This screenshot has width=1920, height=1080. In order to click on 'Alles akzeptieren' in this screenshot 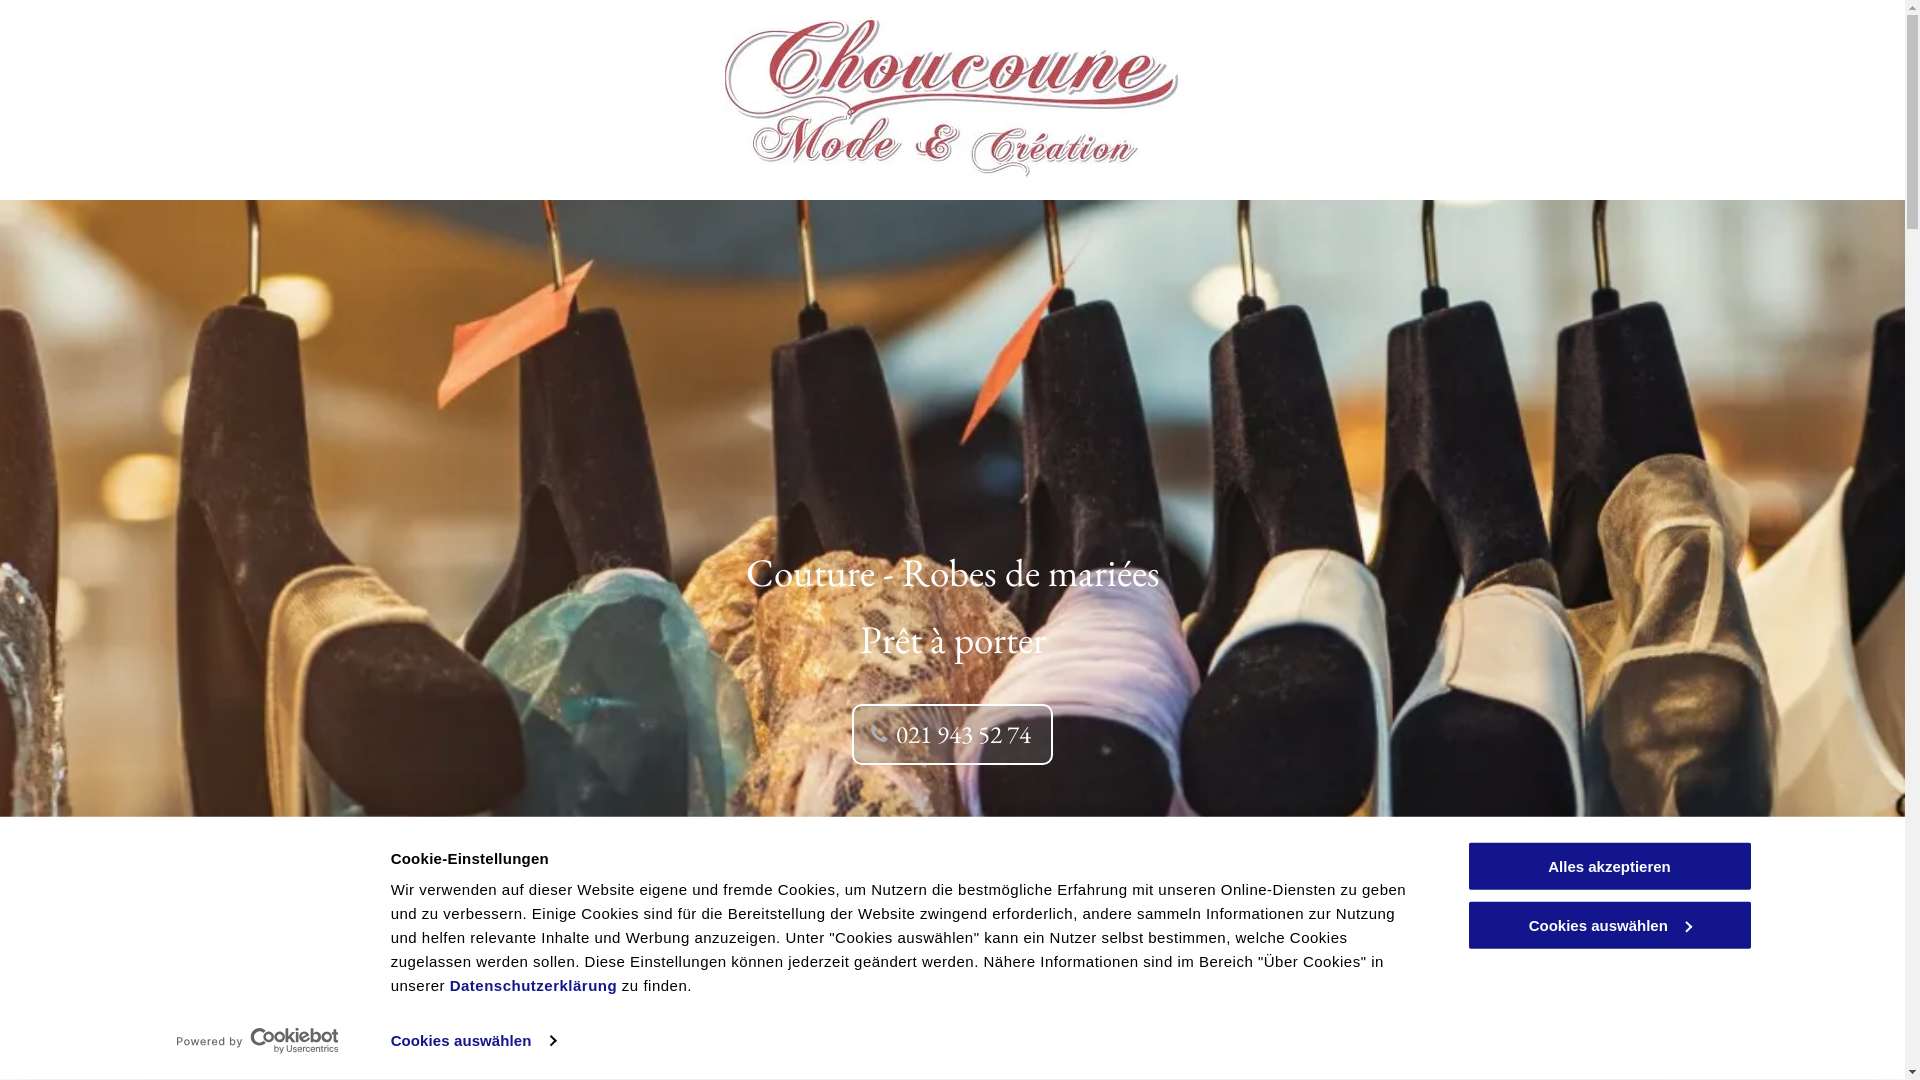, I will do `click(1465, 865)`.